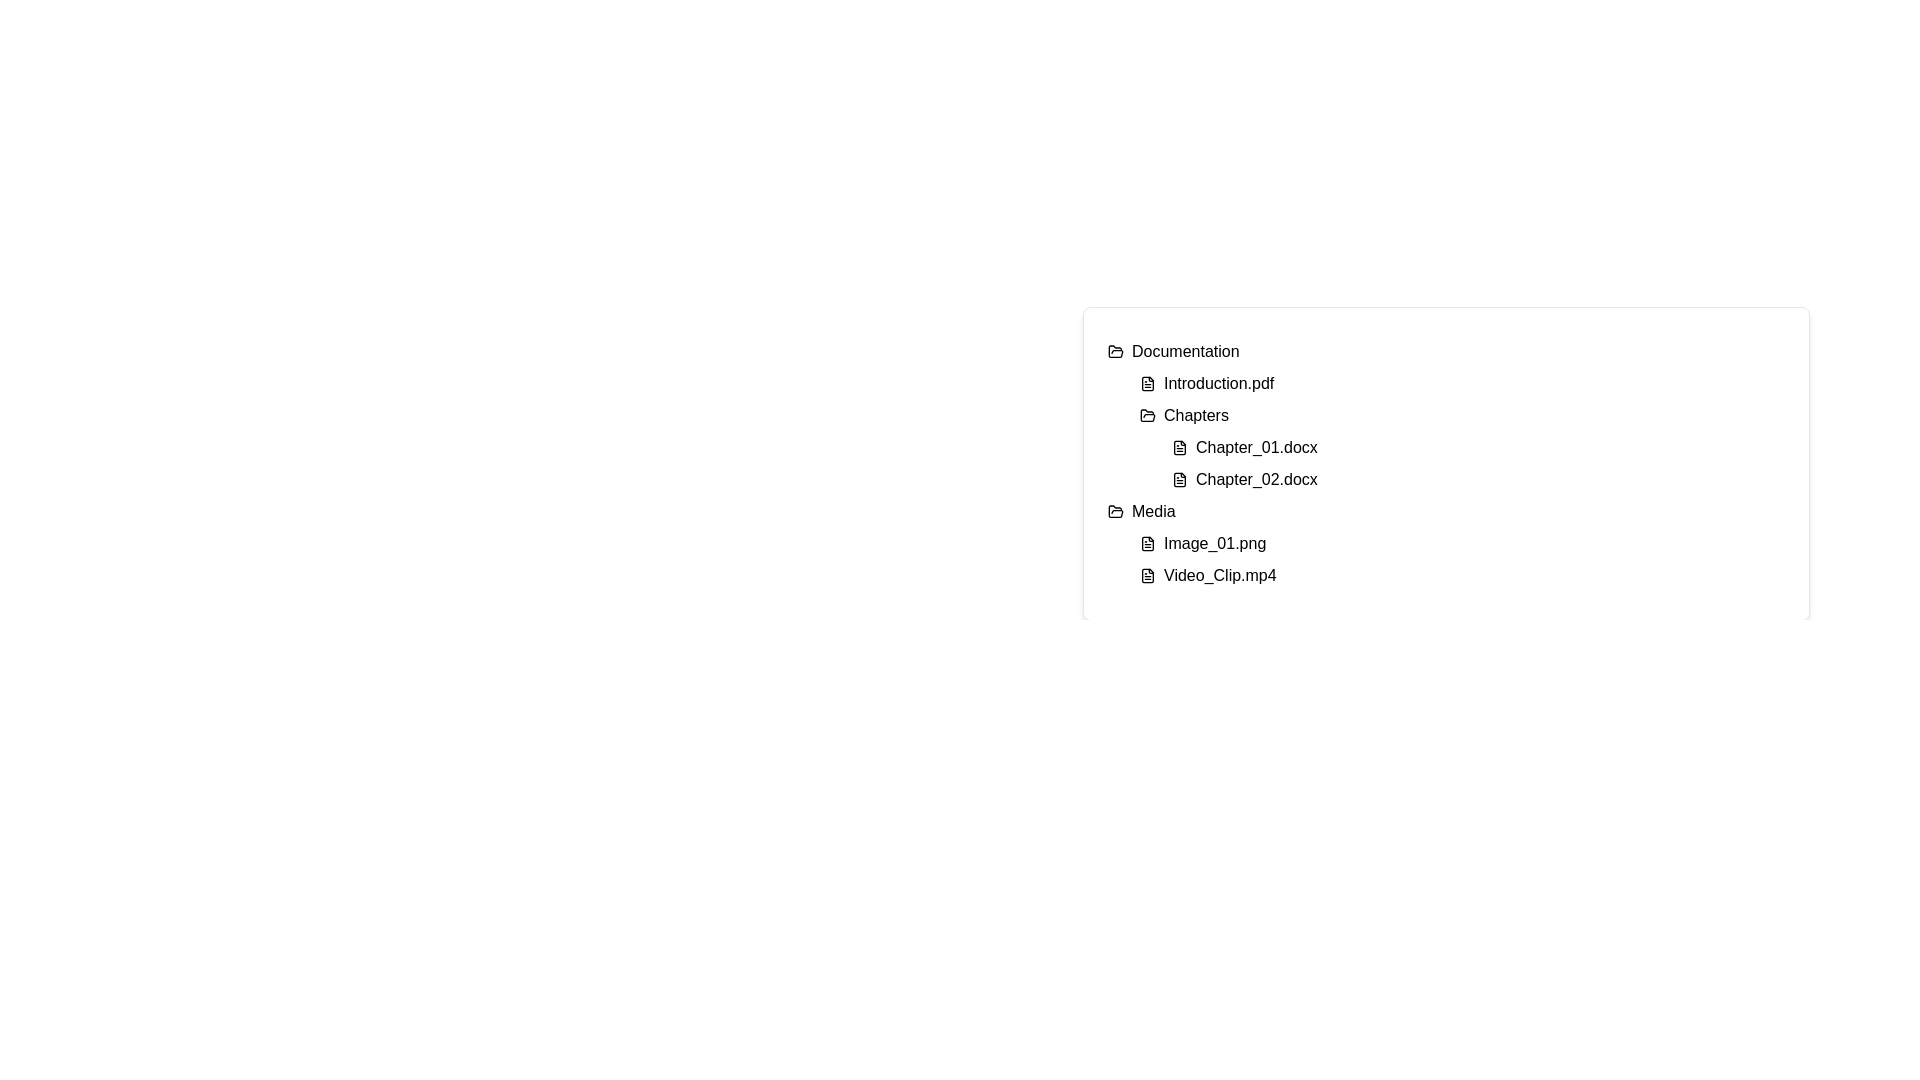 The width and height of the screenshot is (1920, 1080). Describe the element at coordinates (1153, 511) in the screenshot. I see `the 'Media' folder label in the file tree, which helps users identify this particular folder` at that location.